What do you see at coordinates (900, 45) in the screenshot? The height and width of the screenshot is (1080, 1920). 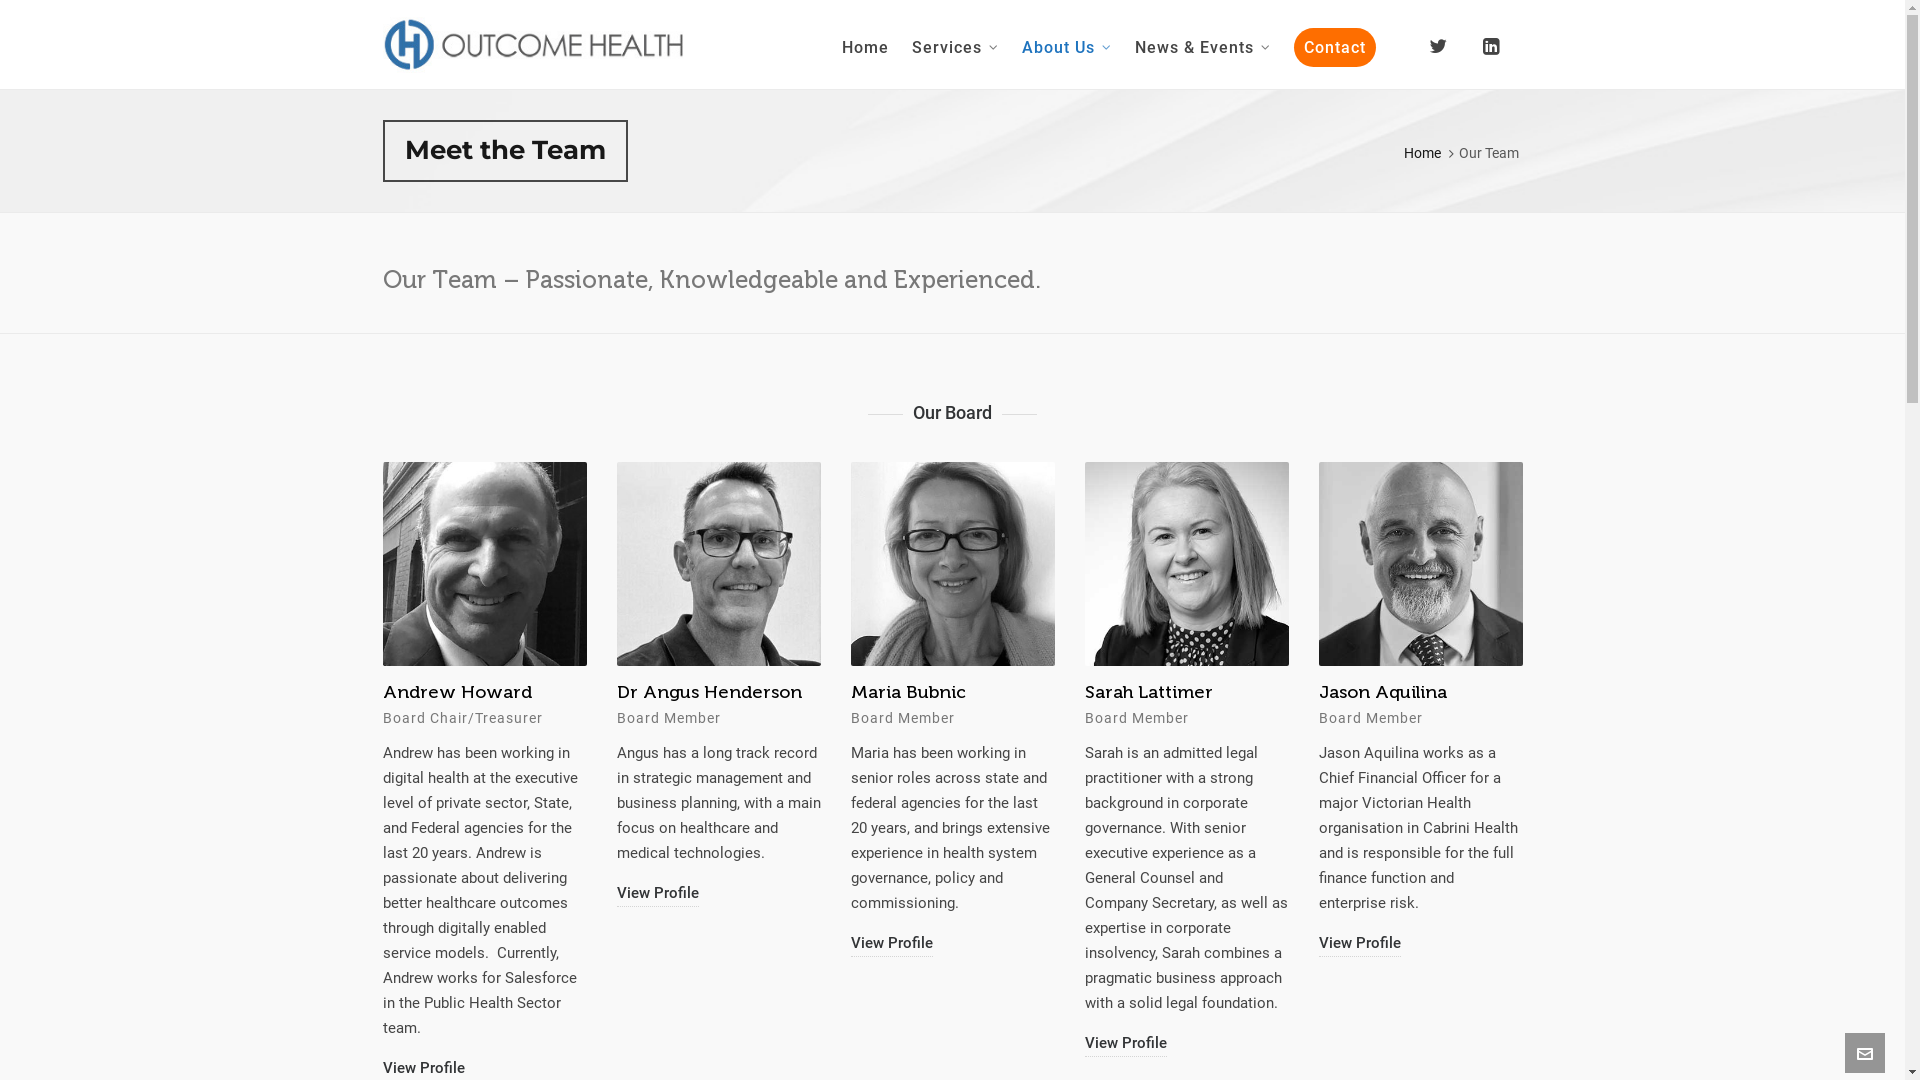 I see `'Services'` at bounding box center [900, 45].